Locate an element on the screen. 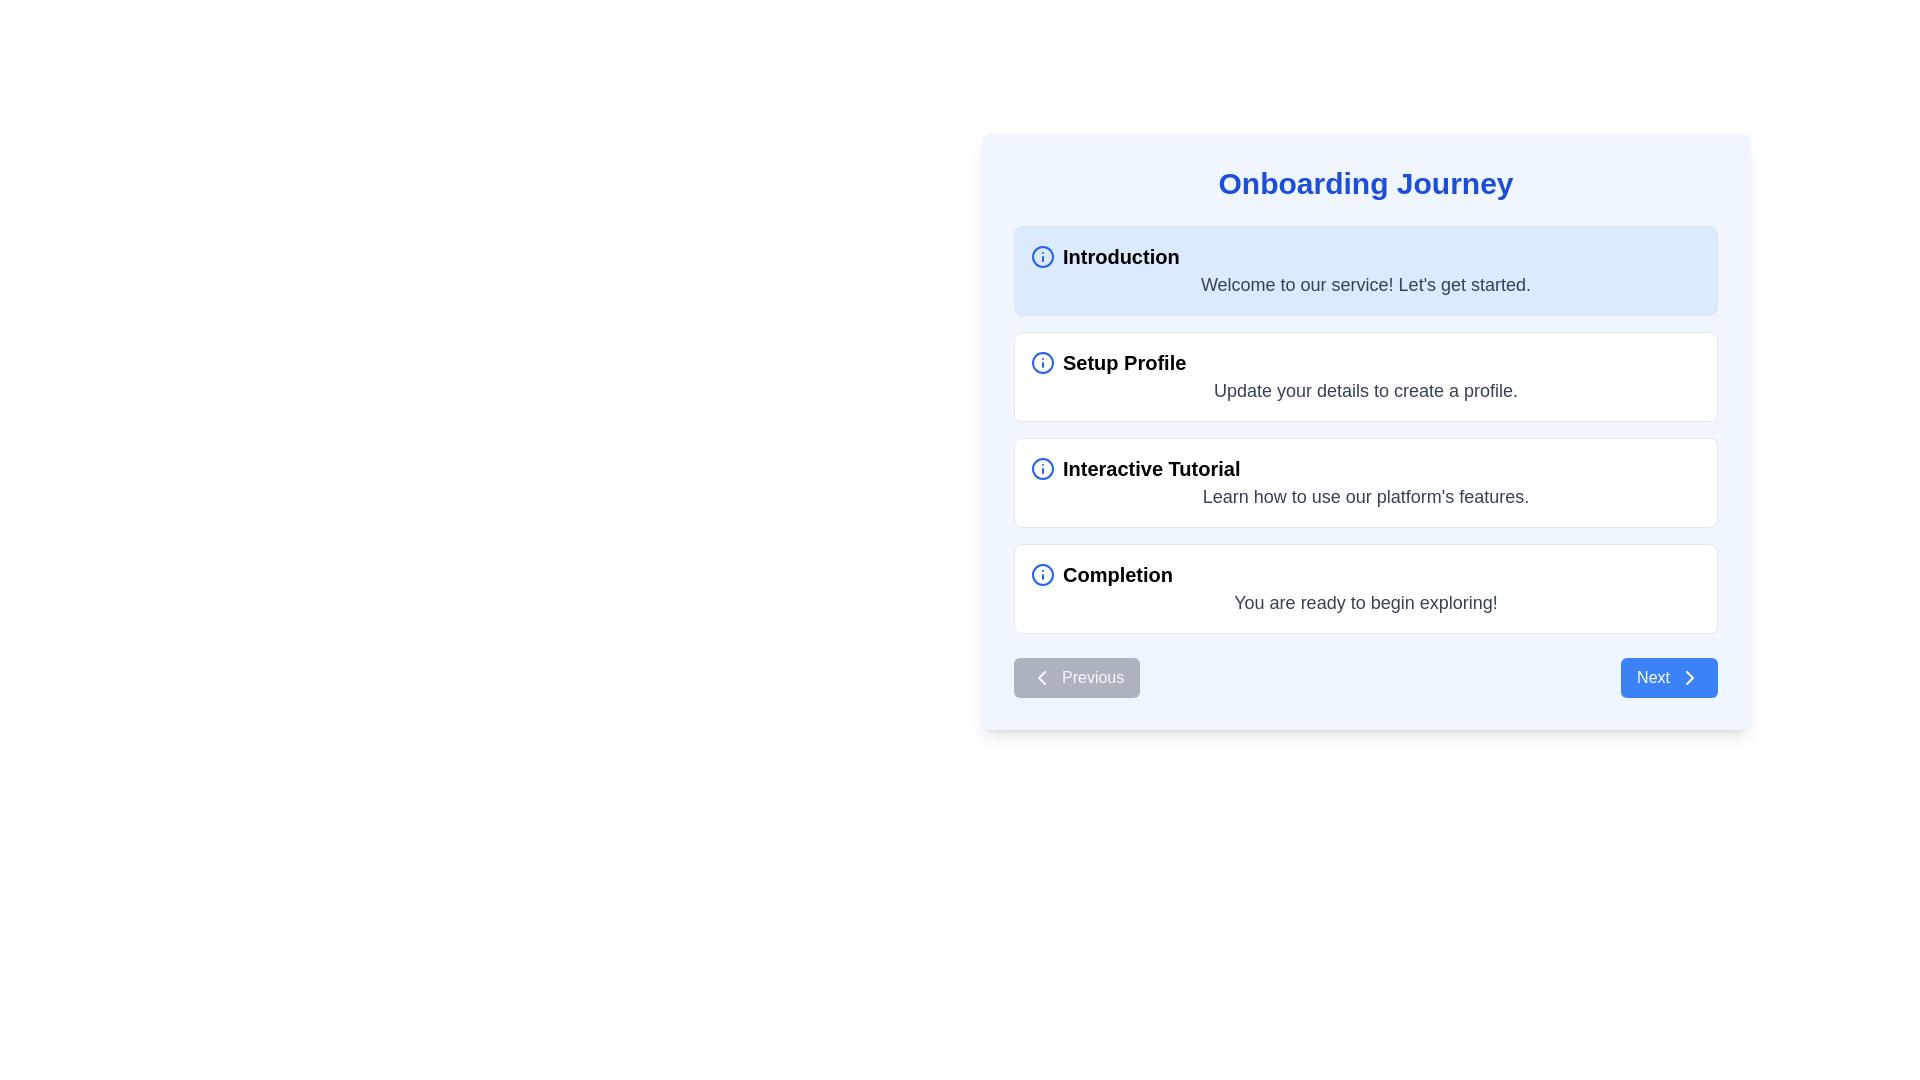 This screenshot has height=1080, width=1920. the blue stroke circular SVG icon that is part of the info icon located to the left of the 'Interactive Tutorial' text in the onboarding interface is located at coordinates (1041, 469).